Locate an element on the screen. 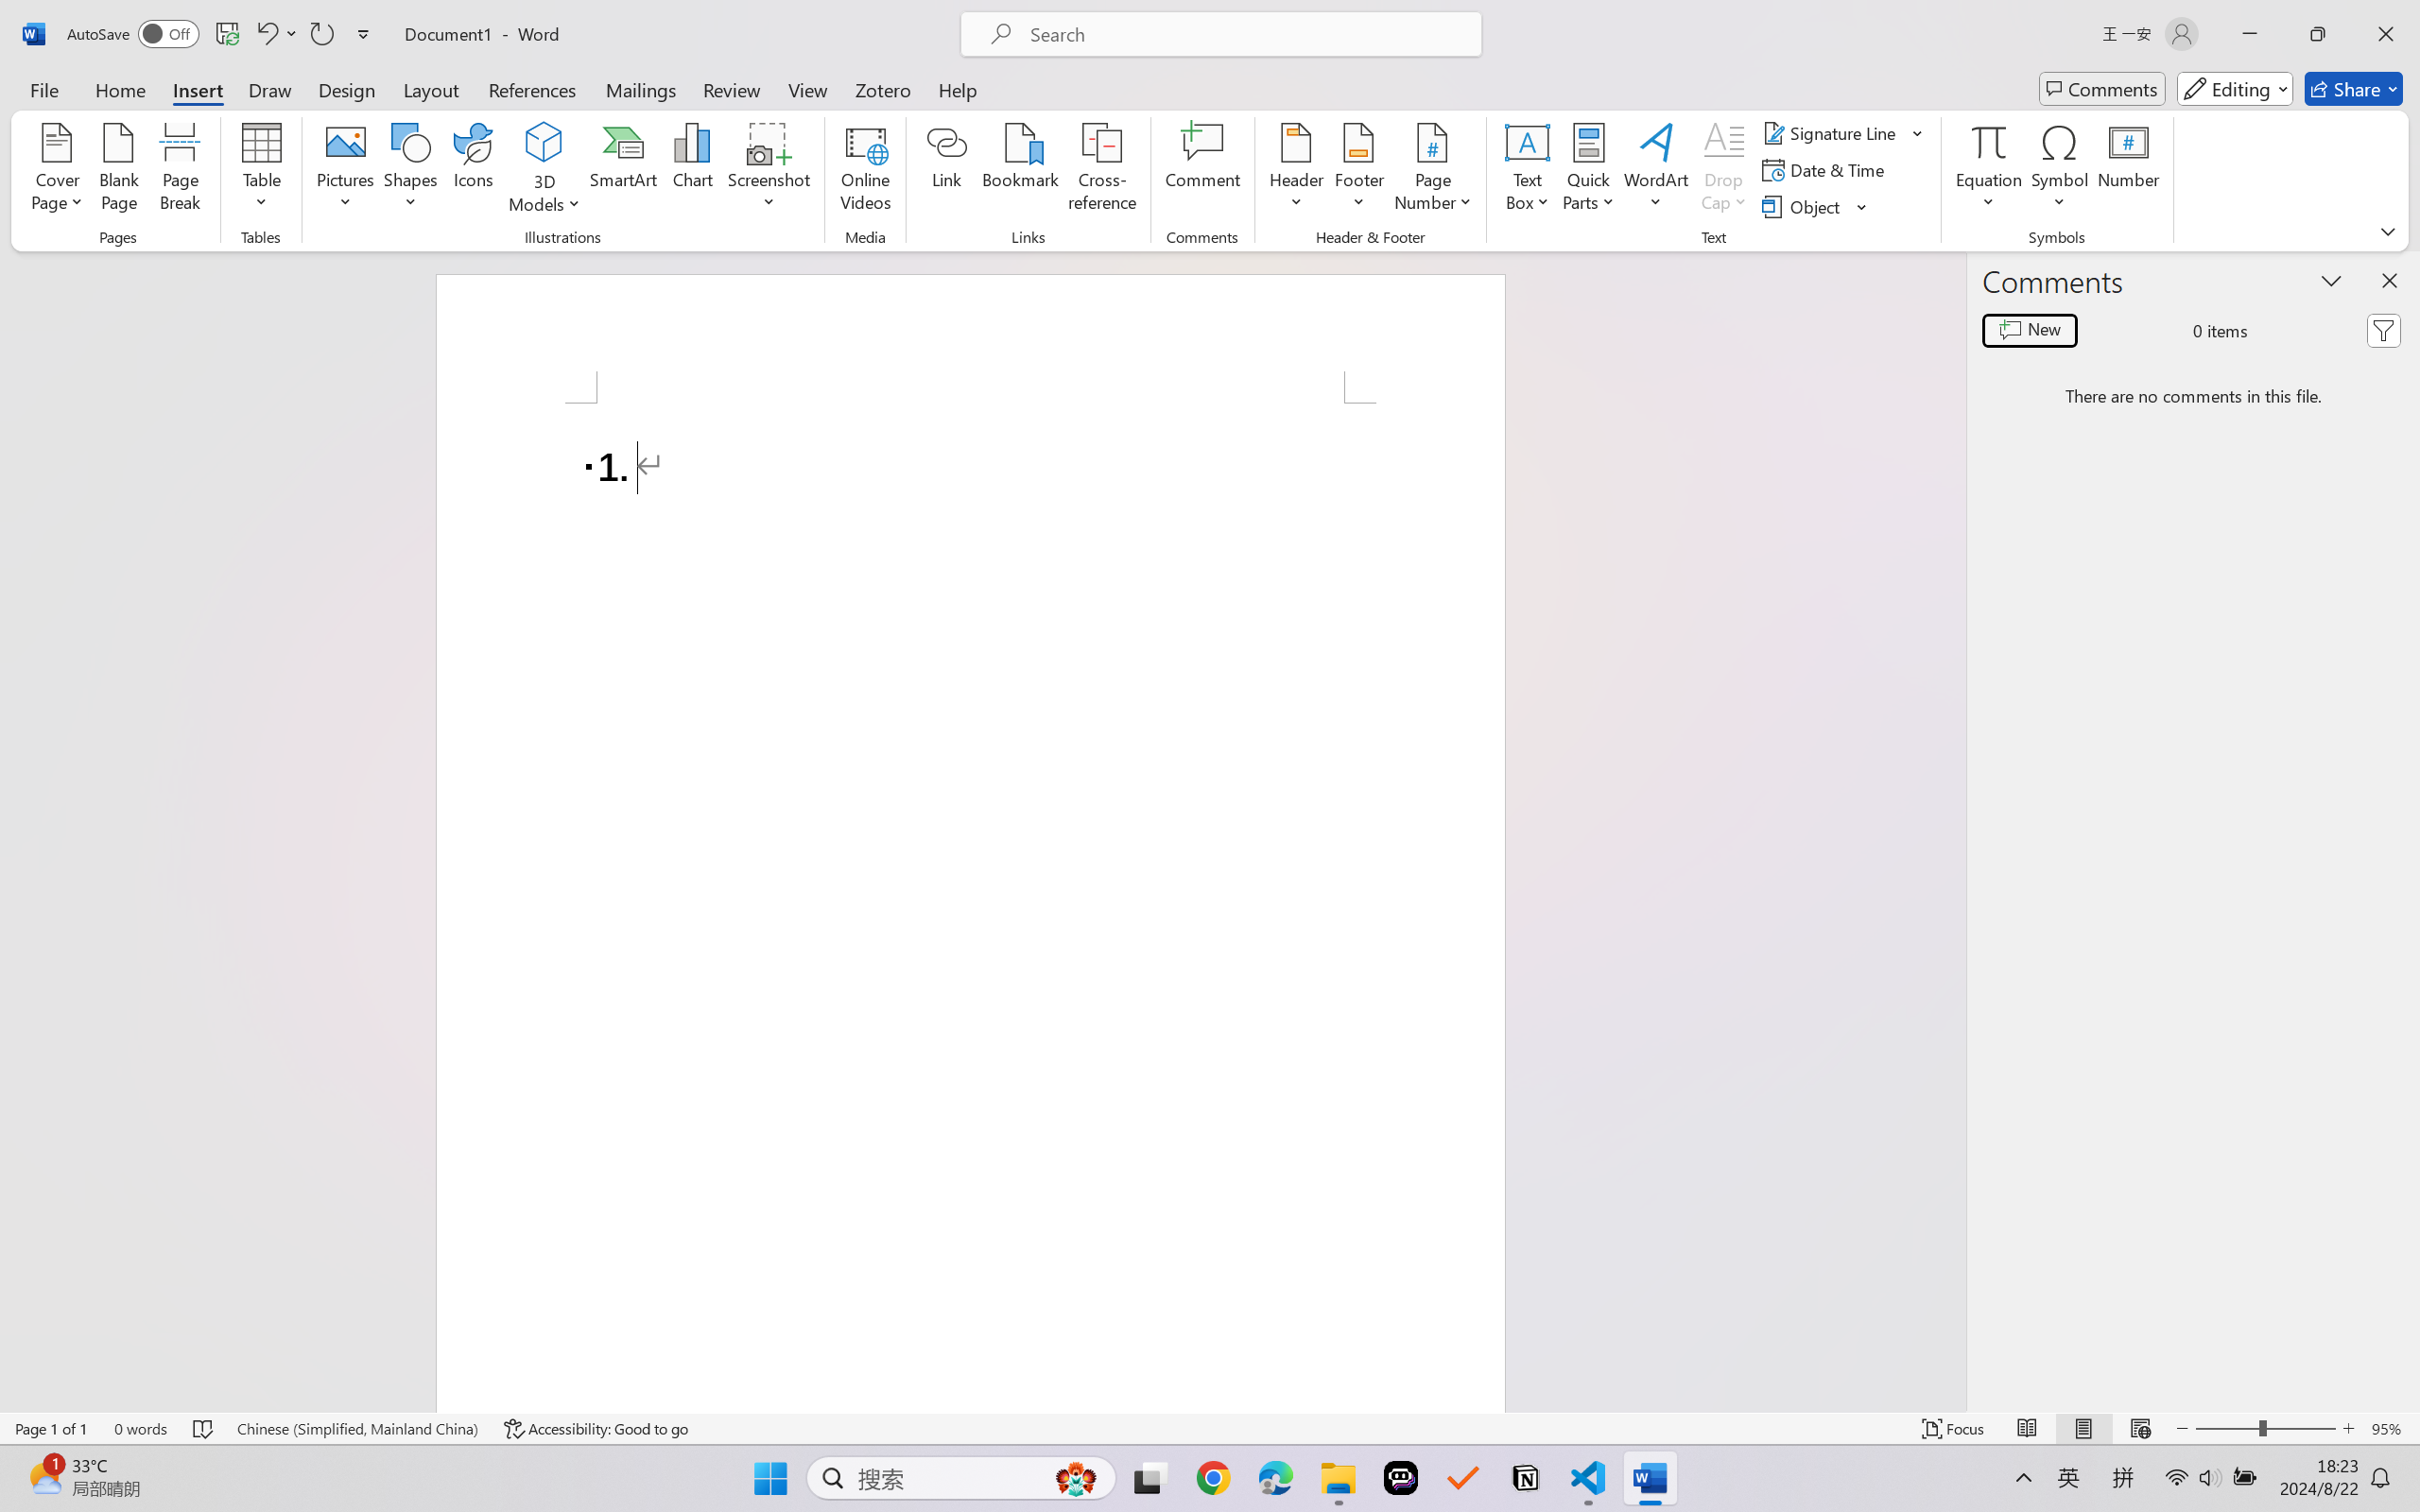  'Shapes' is located at coordinates (408, 170).